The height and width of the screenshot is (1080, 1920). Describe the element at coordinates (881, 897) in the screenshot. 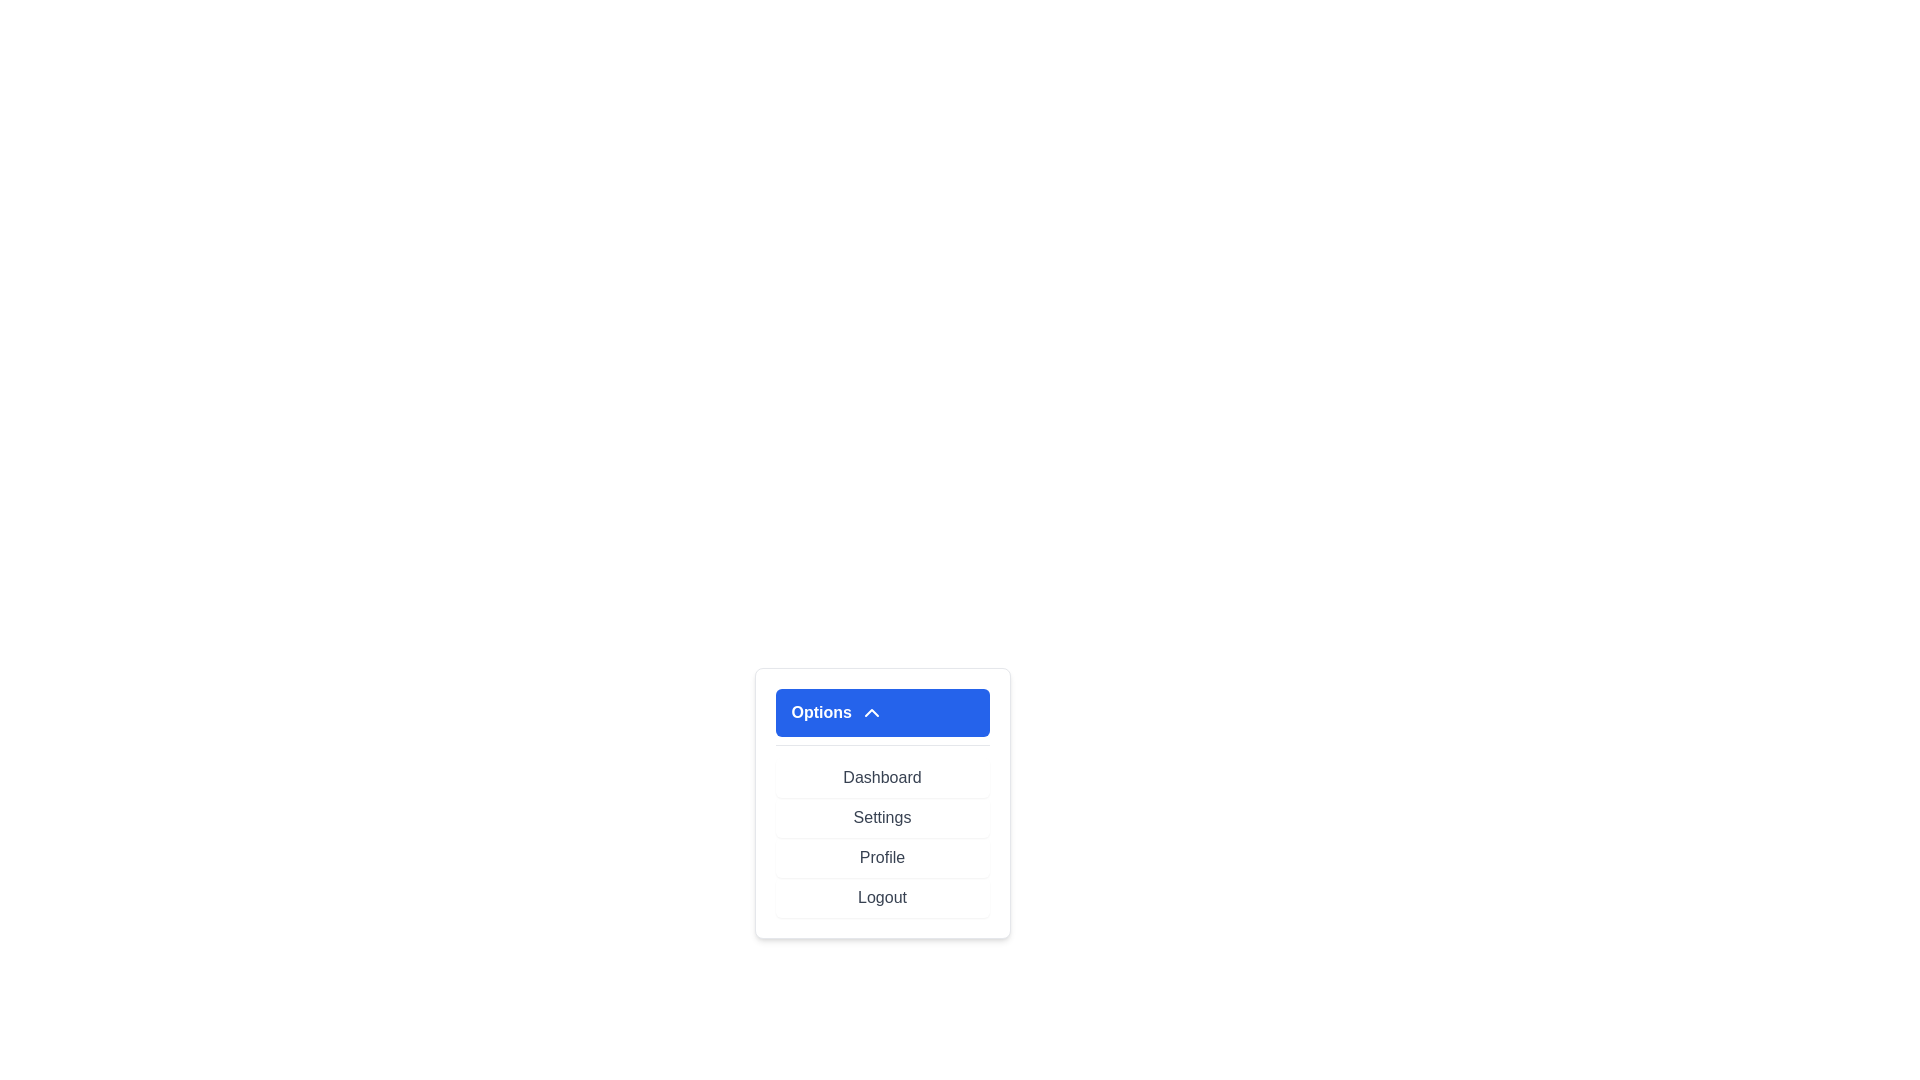

I see `the menu item Logout by clicking on it` at that location.